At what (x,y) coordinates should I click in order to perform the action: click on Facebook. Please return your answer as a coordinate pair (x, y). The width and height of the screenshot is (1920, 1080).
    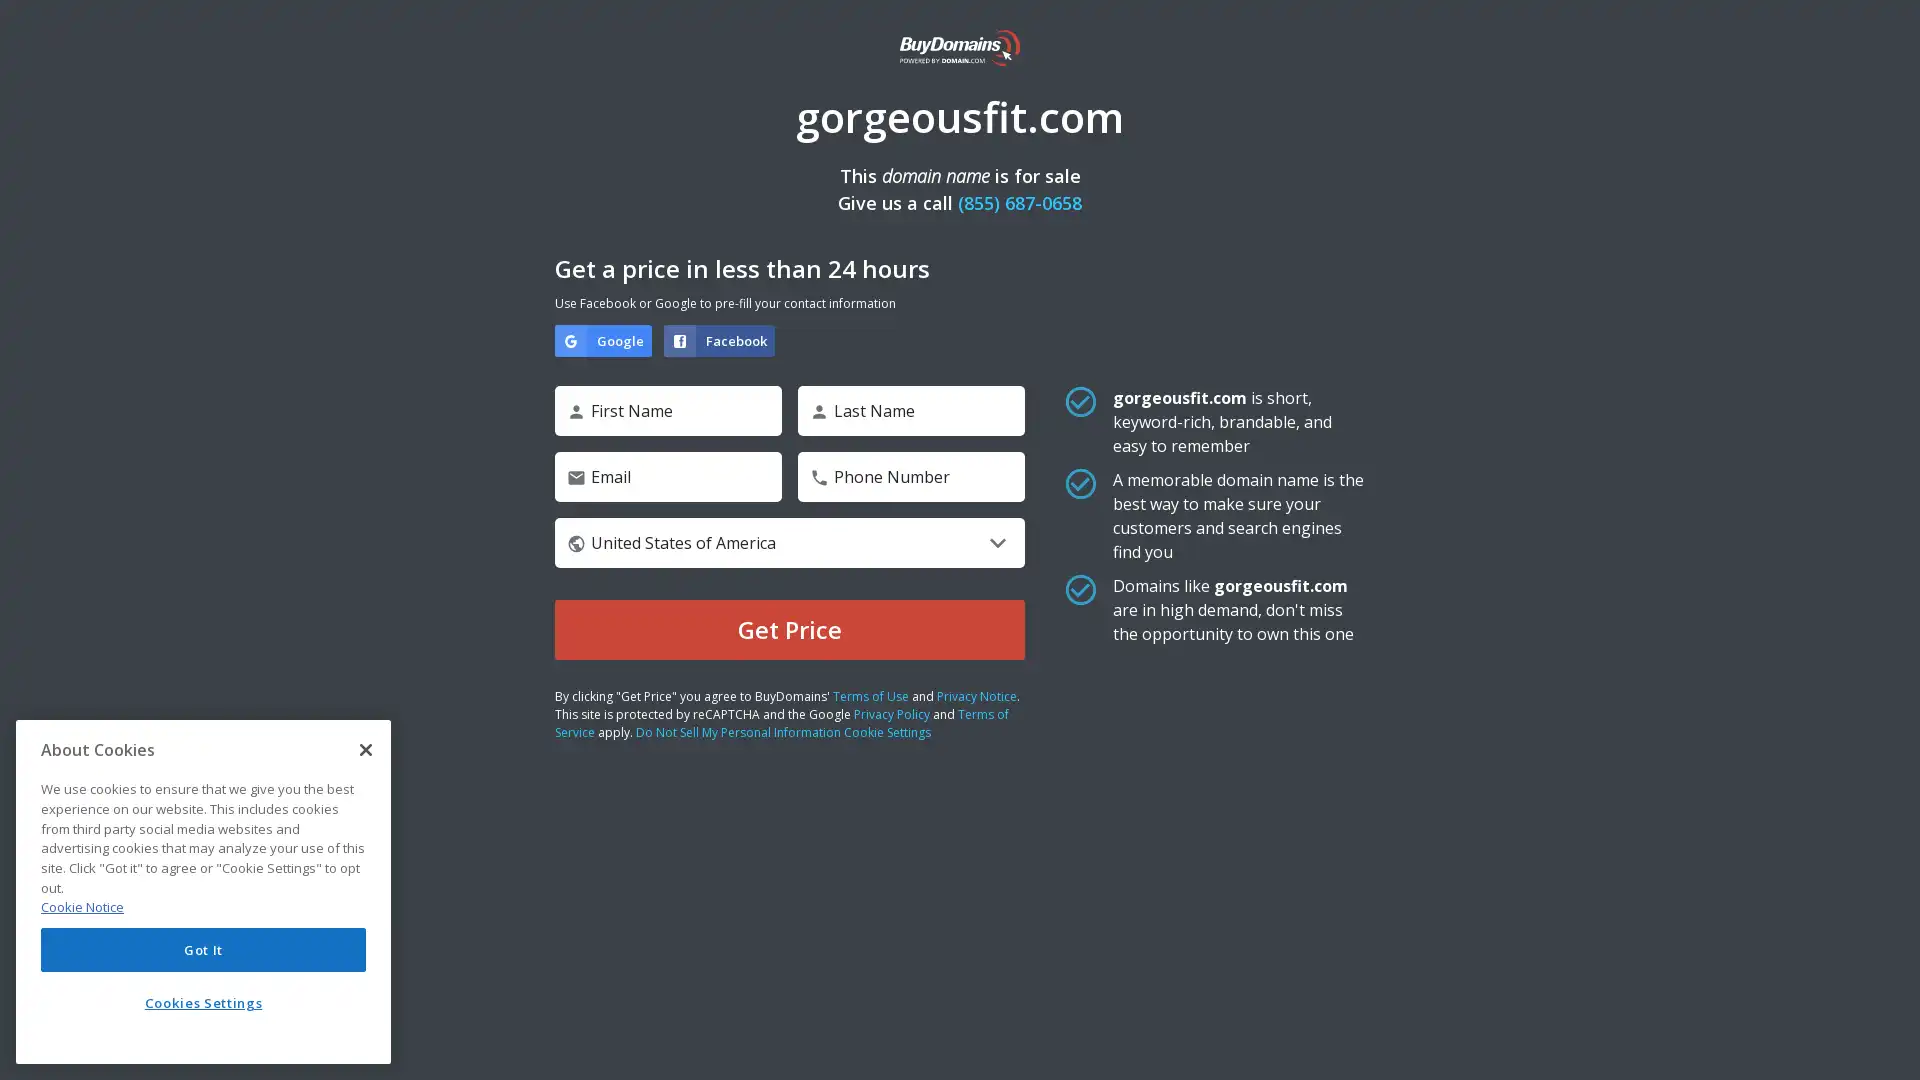
    Looking at the image, I should click on (719, 339).